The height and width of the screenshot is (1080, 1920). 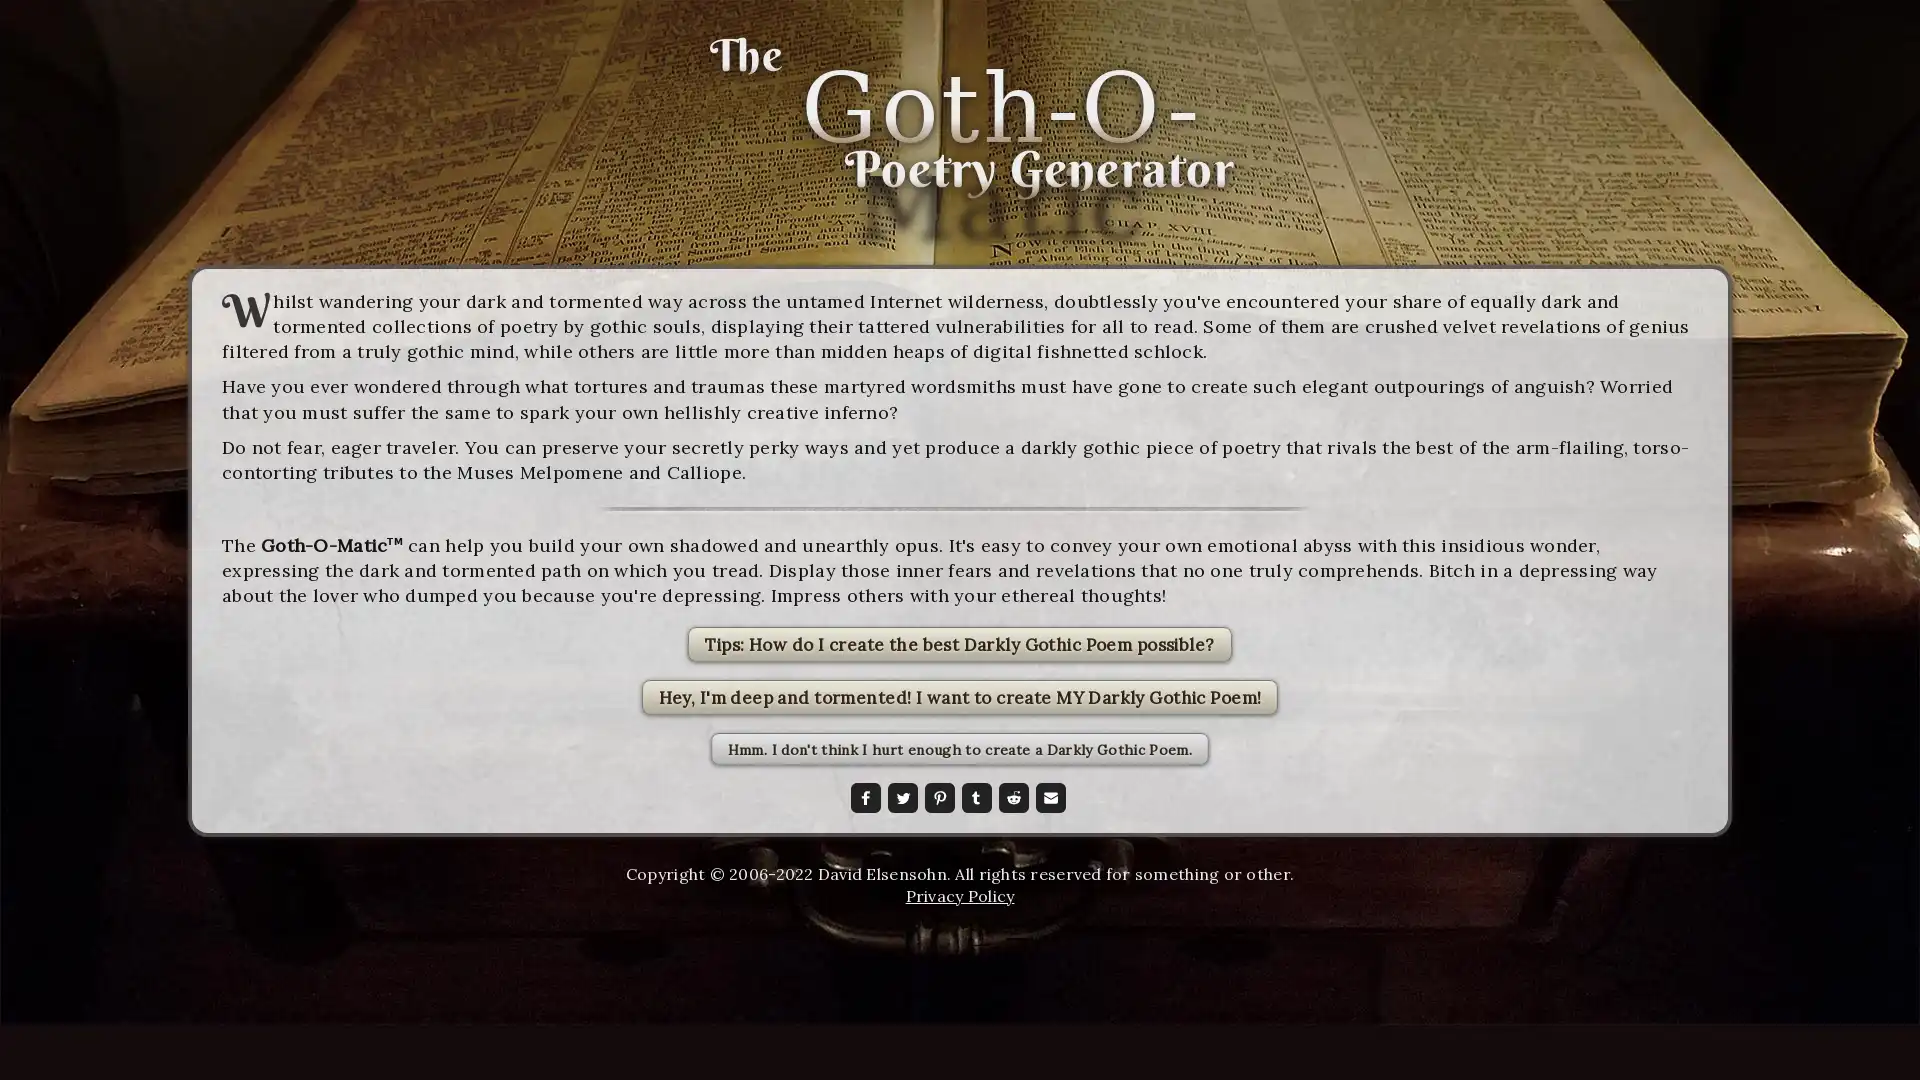 I want to click on Share to Twitter, so click(x=907, y=796).